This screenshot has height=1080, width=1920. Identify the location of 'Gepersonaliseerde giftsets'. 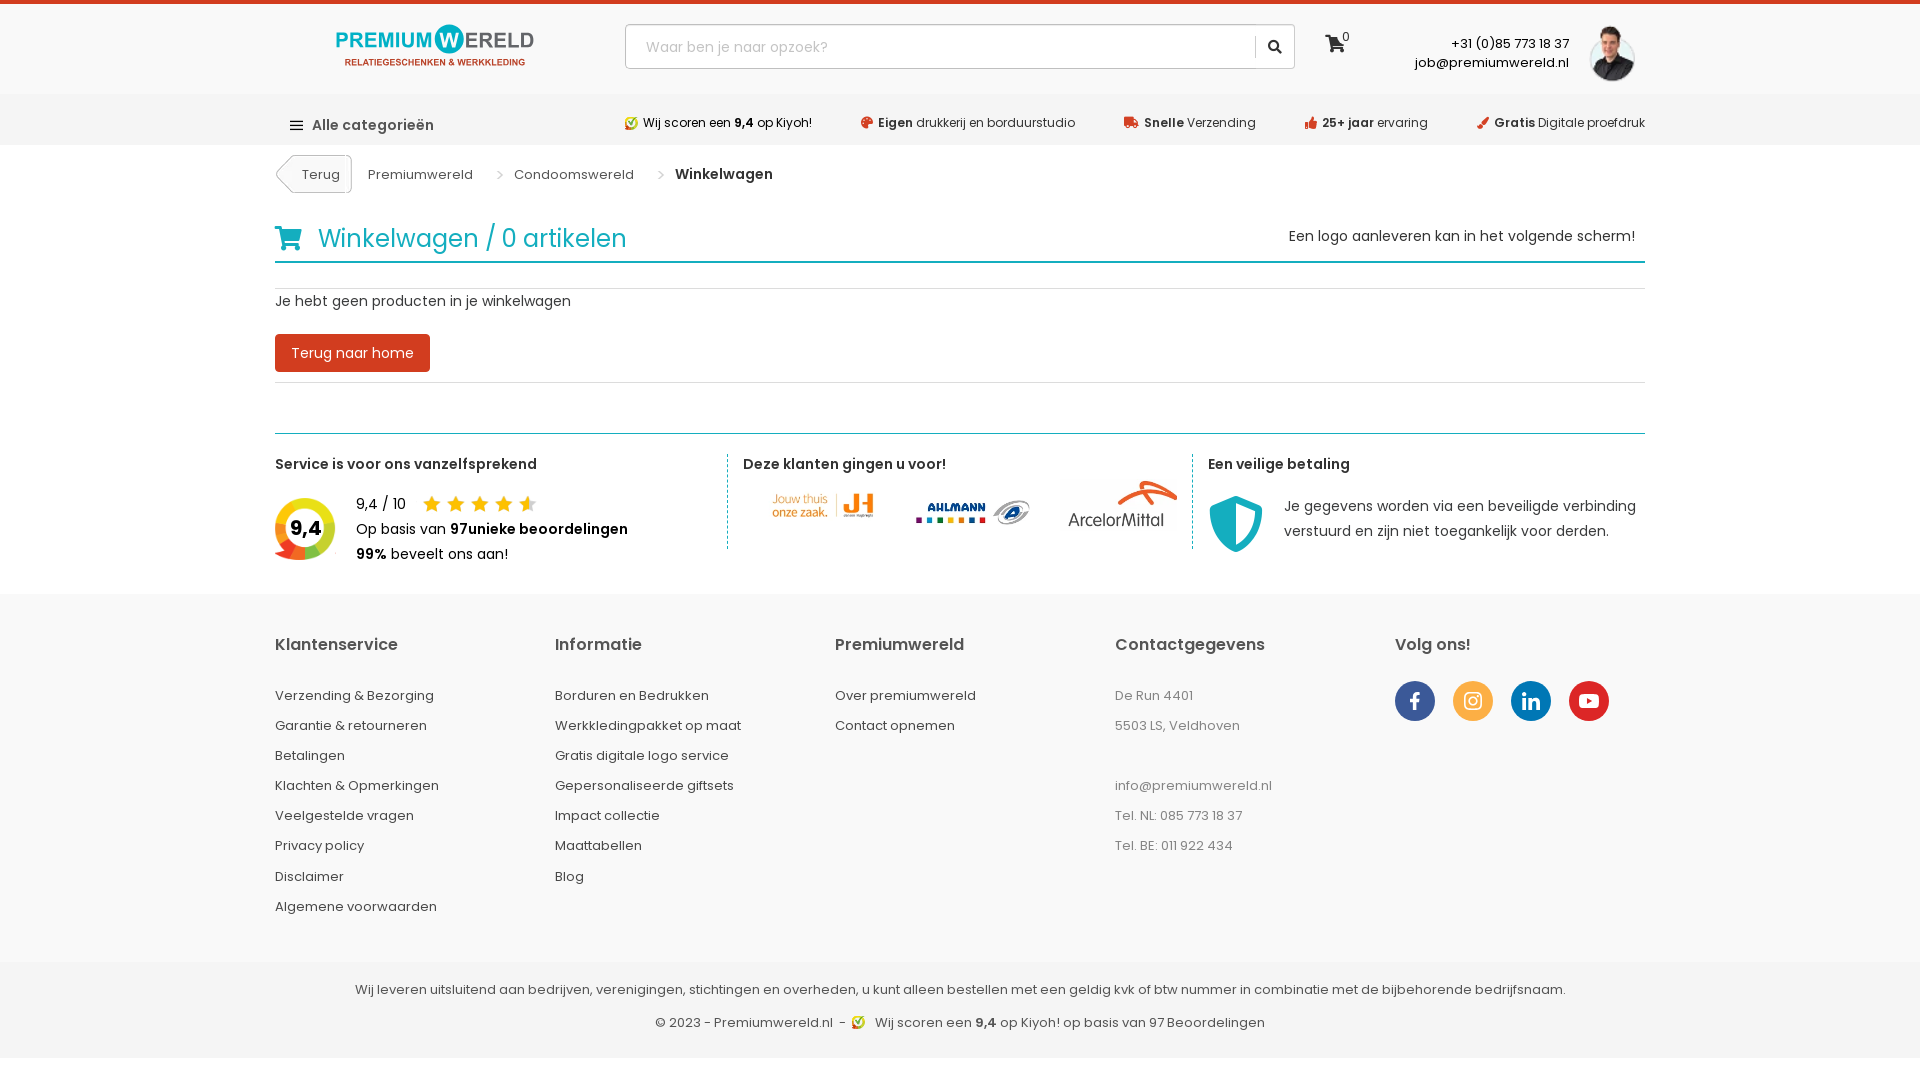
(644, 784).